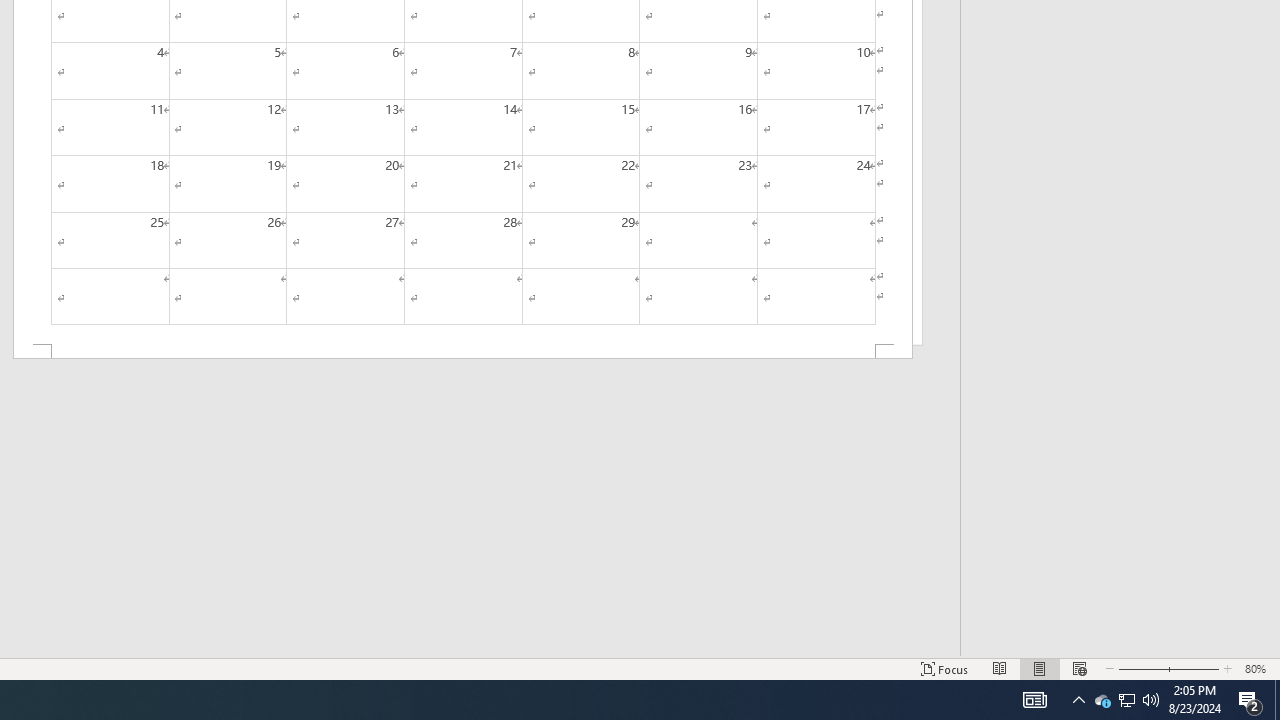 The image size is (1280, 720). What do you see at coordinates (1276, 698) in the screenshot?
I see `'Action Center, 2 new notifications'` at bounding box center [1276, 698].